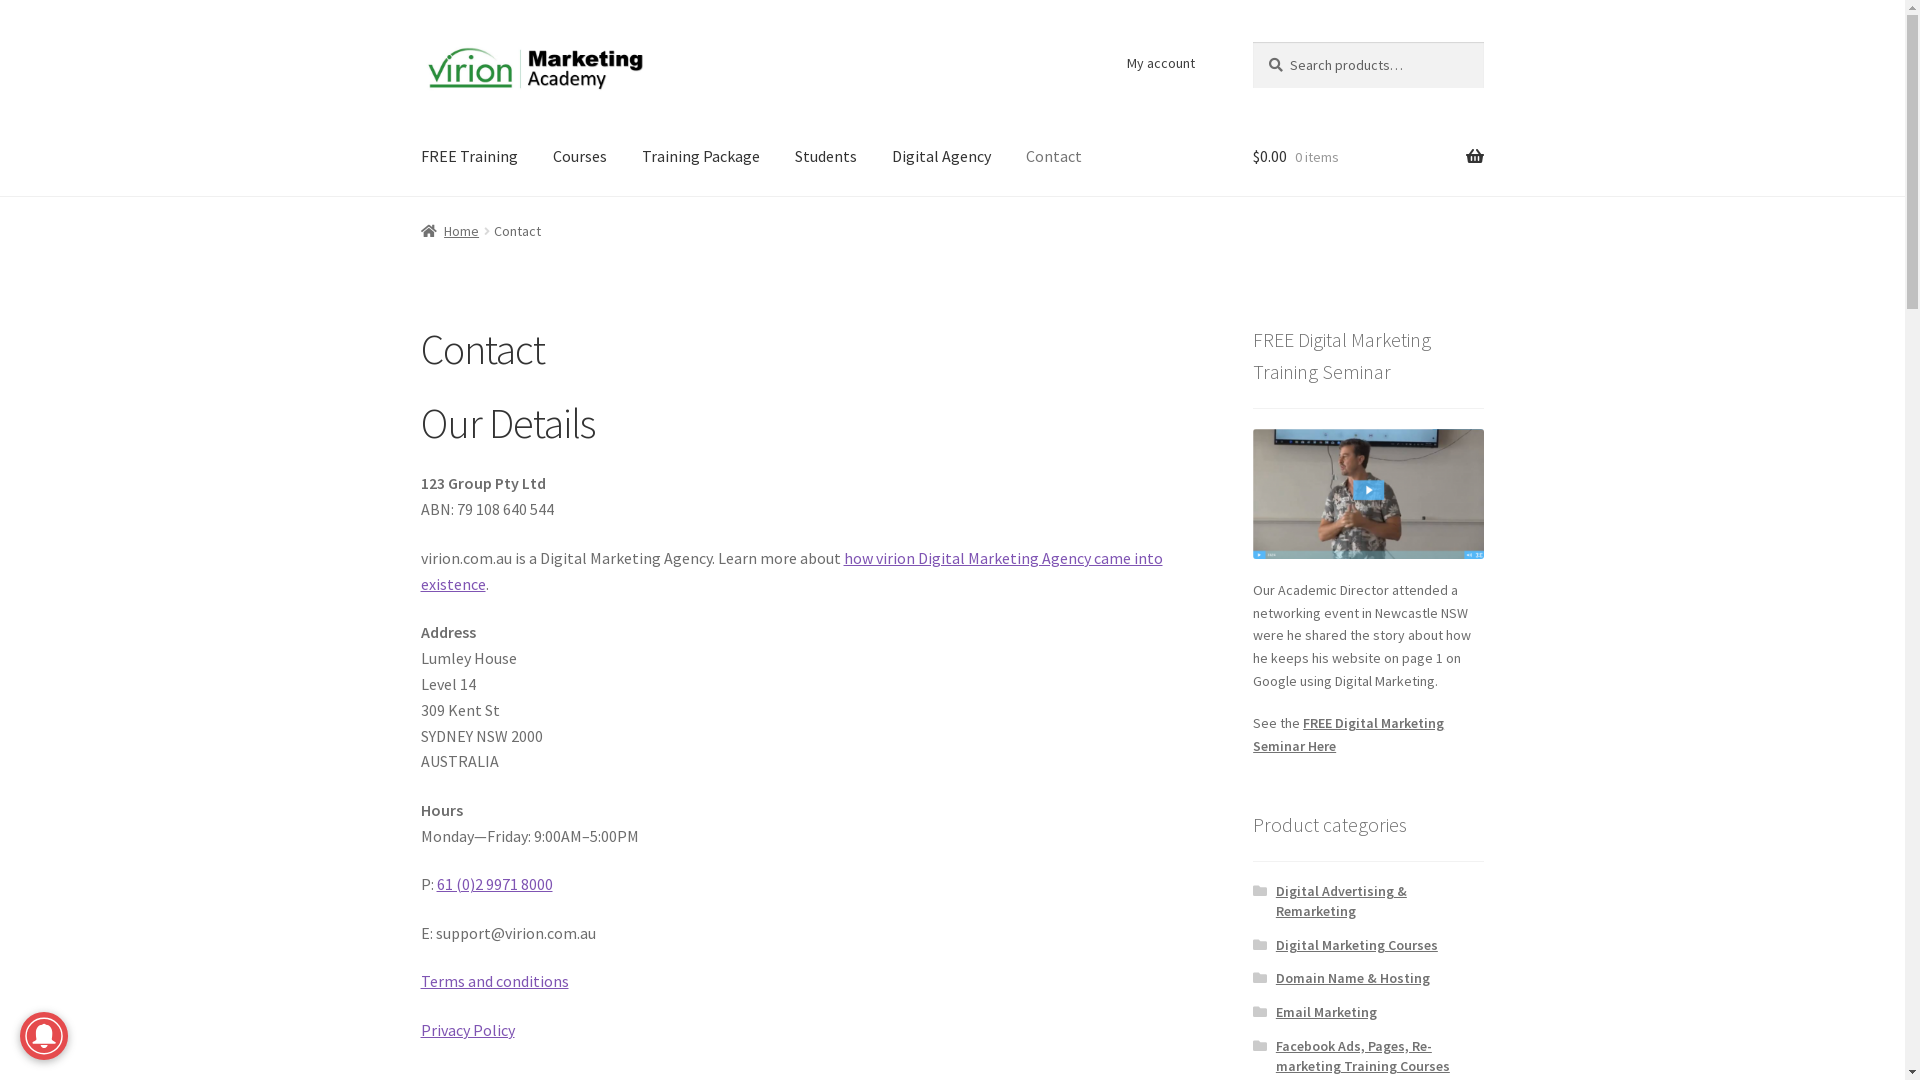 Image resolution: width=1920 pixels, height=1080 pixels. Describe the element at coordinates (1341, 901) in the screenshot. I see `'Digital Advertising & Remarketing'` at that location.